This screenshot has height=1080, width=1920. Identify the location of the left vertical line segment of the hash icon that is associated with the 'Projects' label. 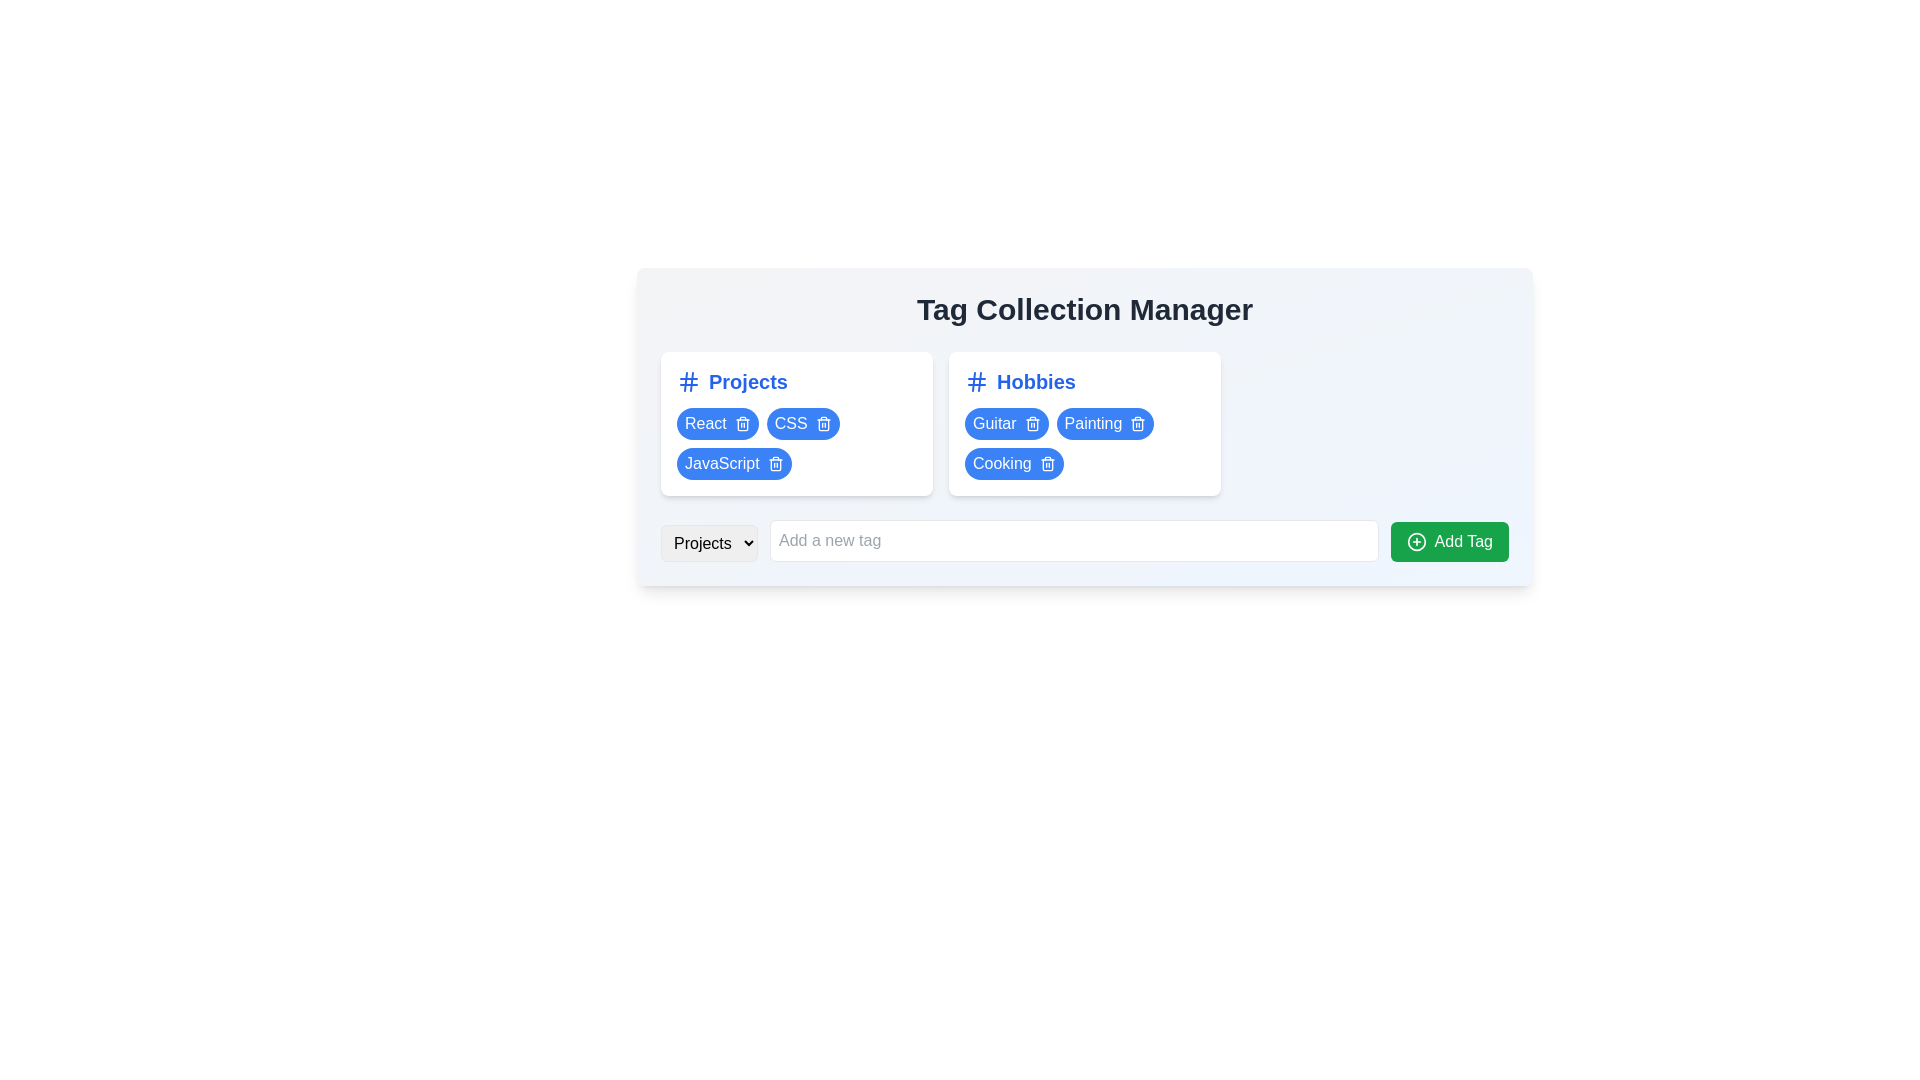
(686, 381).